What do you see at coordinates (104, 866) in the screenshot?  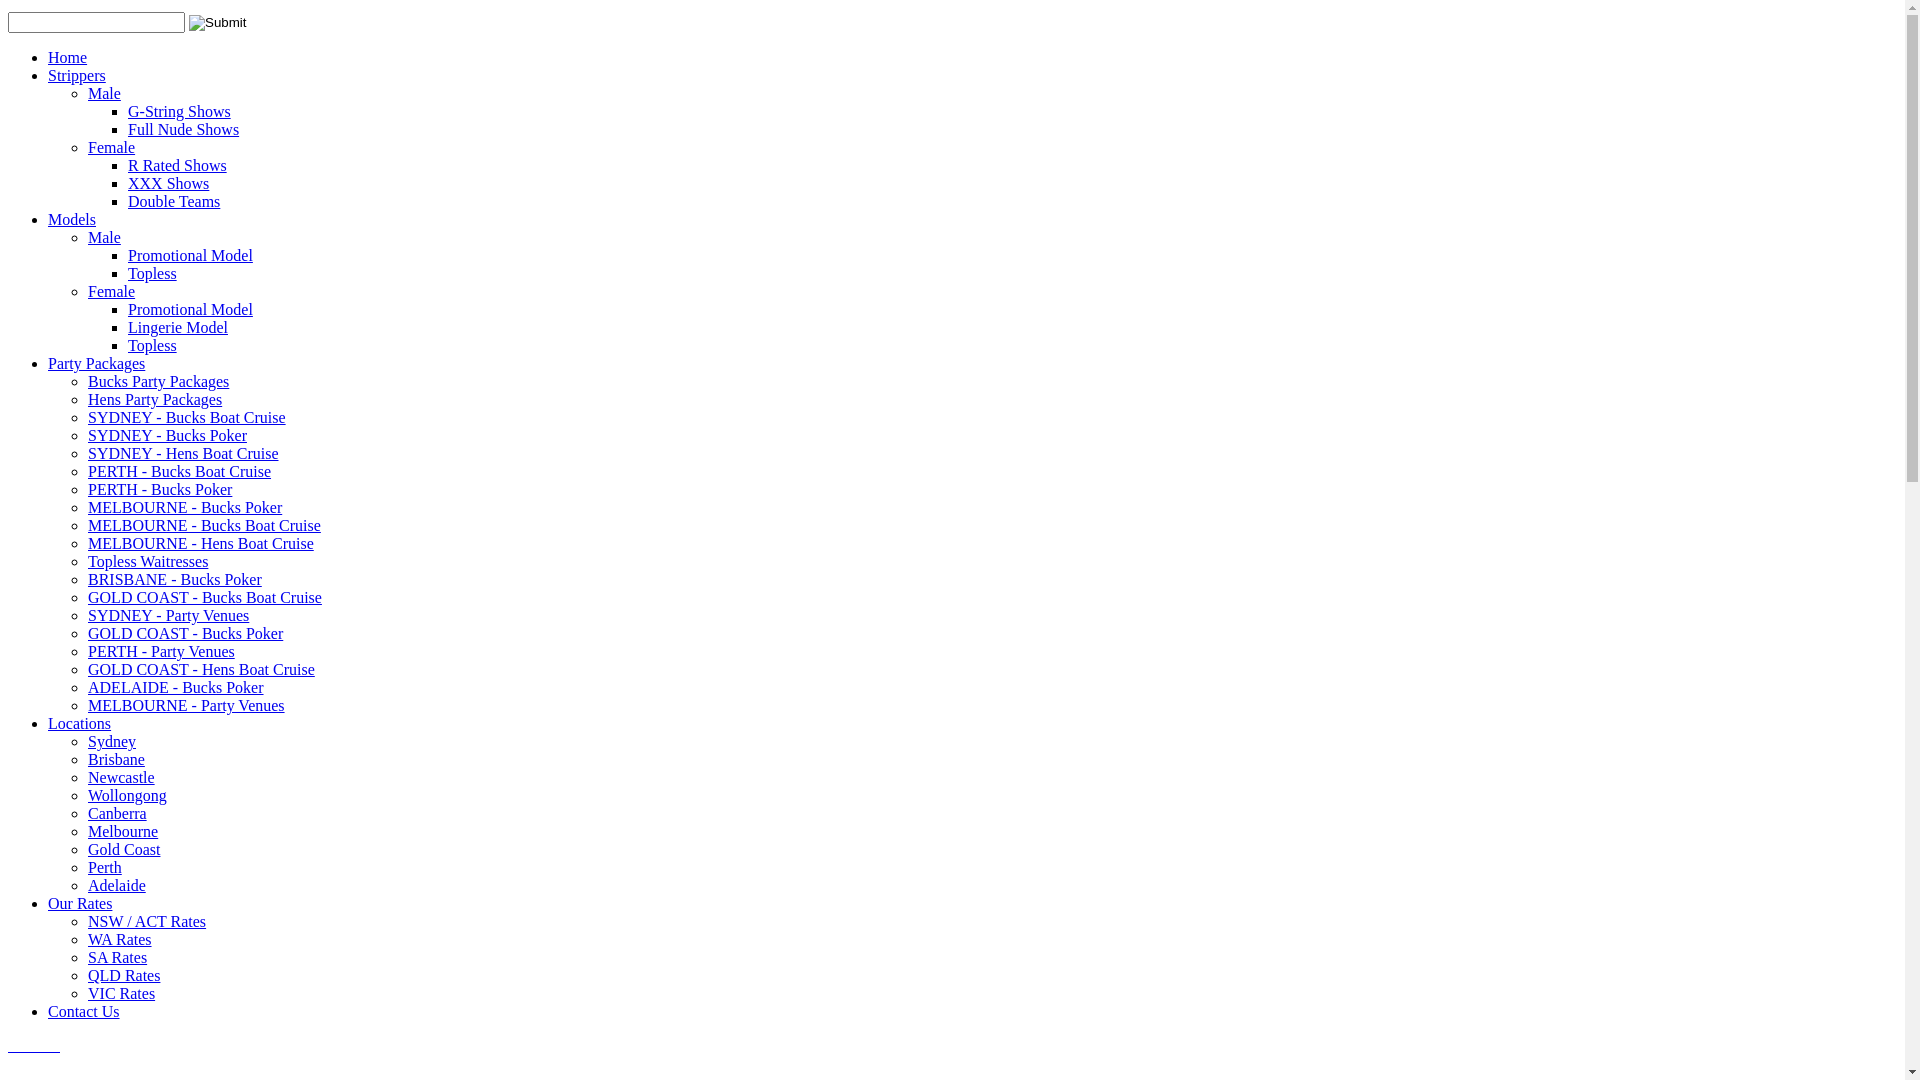 I see `'Perth'` at bounding box center [104, 866].